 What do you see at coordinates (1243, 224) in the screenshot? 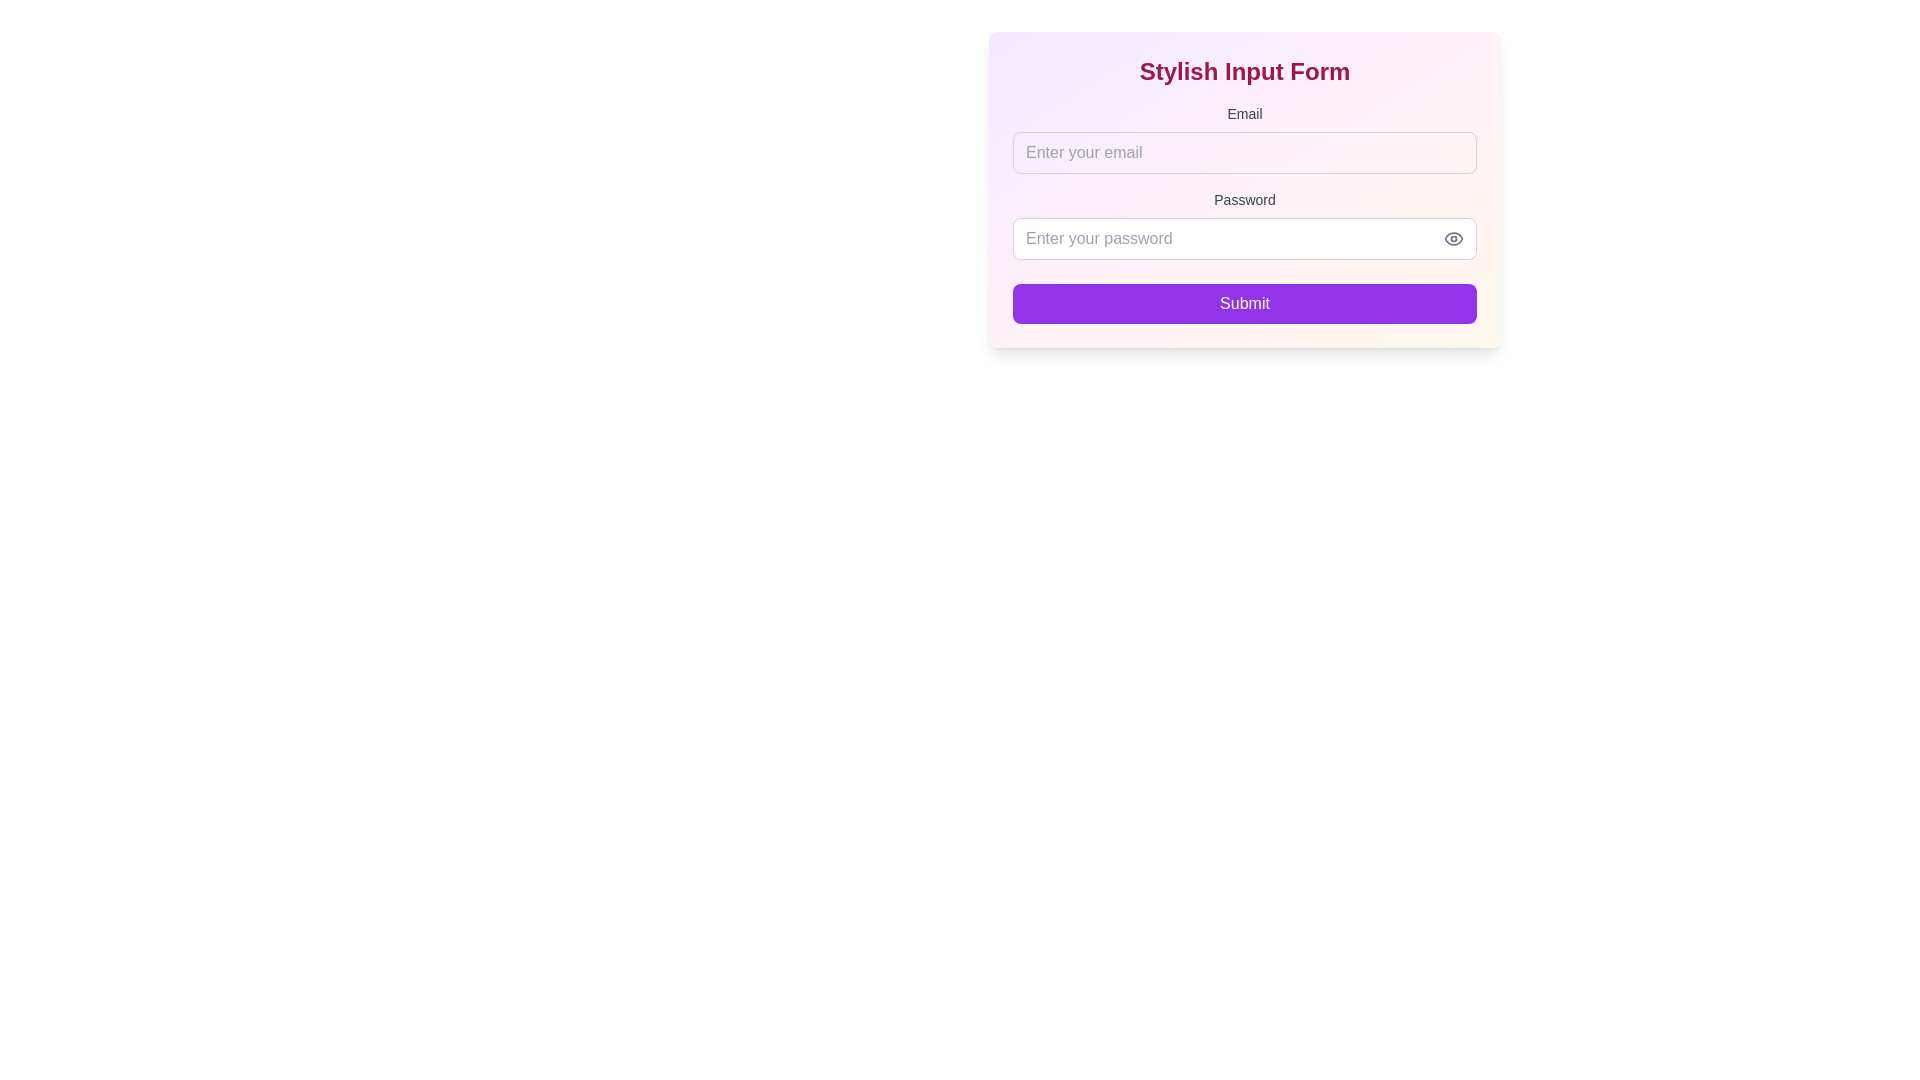
I see `the Password input field that is identified by the text 'Password' above it and contains a placeholder text 'Enter your password'` at bounding box center [1243, 224].